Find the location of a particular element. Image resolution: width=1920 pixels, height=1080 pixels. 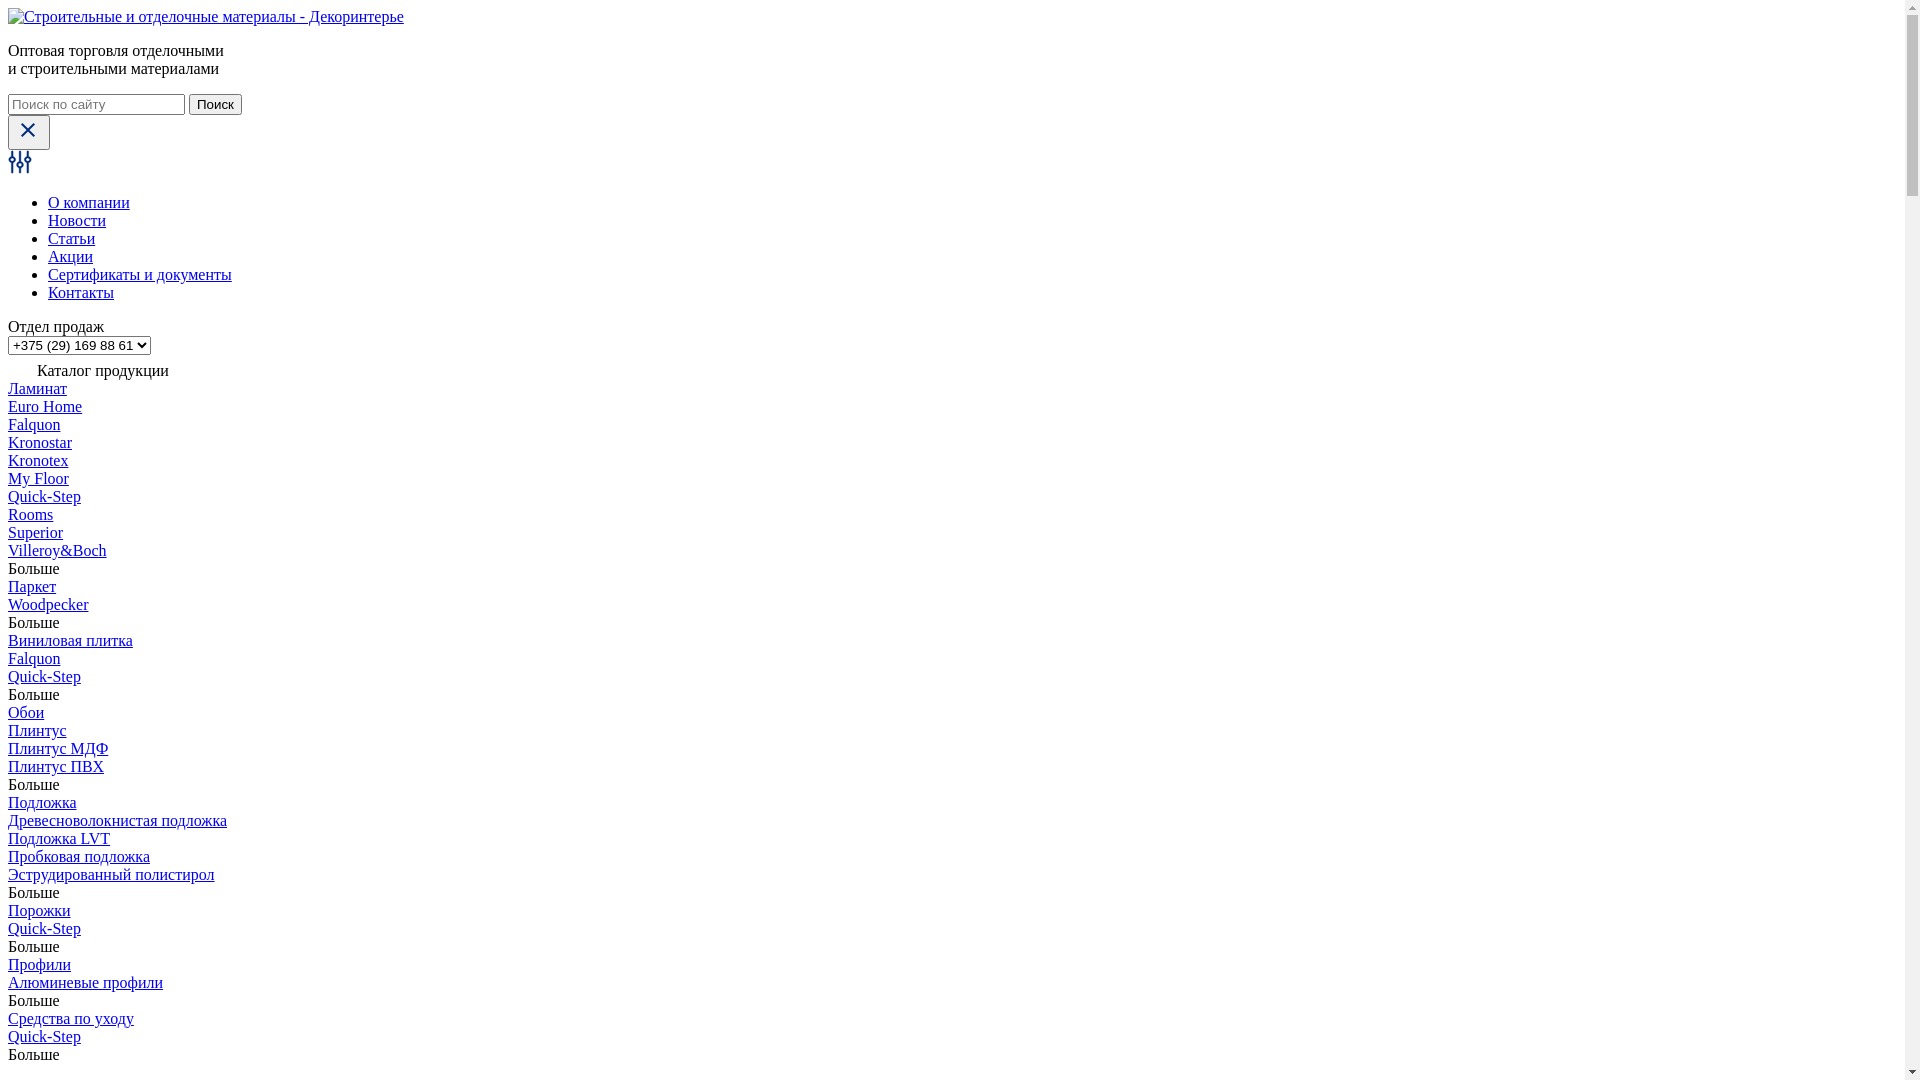

'Rooms' is located at coordinates (30, 513).